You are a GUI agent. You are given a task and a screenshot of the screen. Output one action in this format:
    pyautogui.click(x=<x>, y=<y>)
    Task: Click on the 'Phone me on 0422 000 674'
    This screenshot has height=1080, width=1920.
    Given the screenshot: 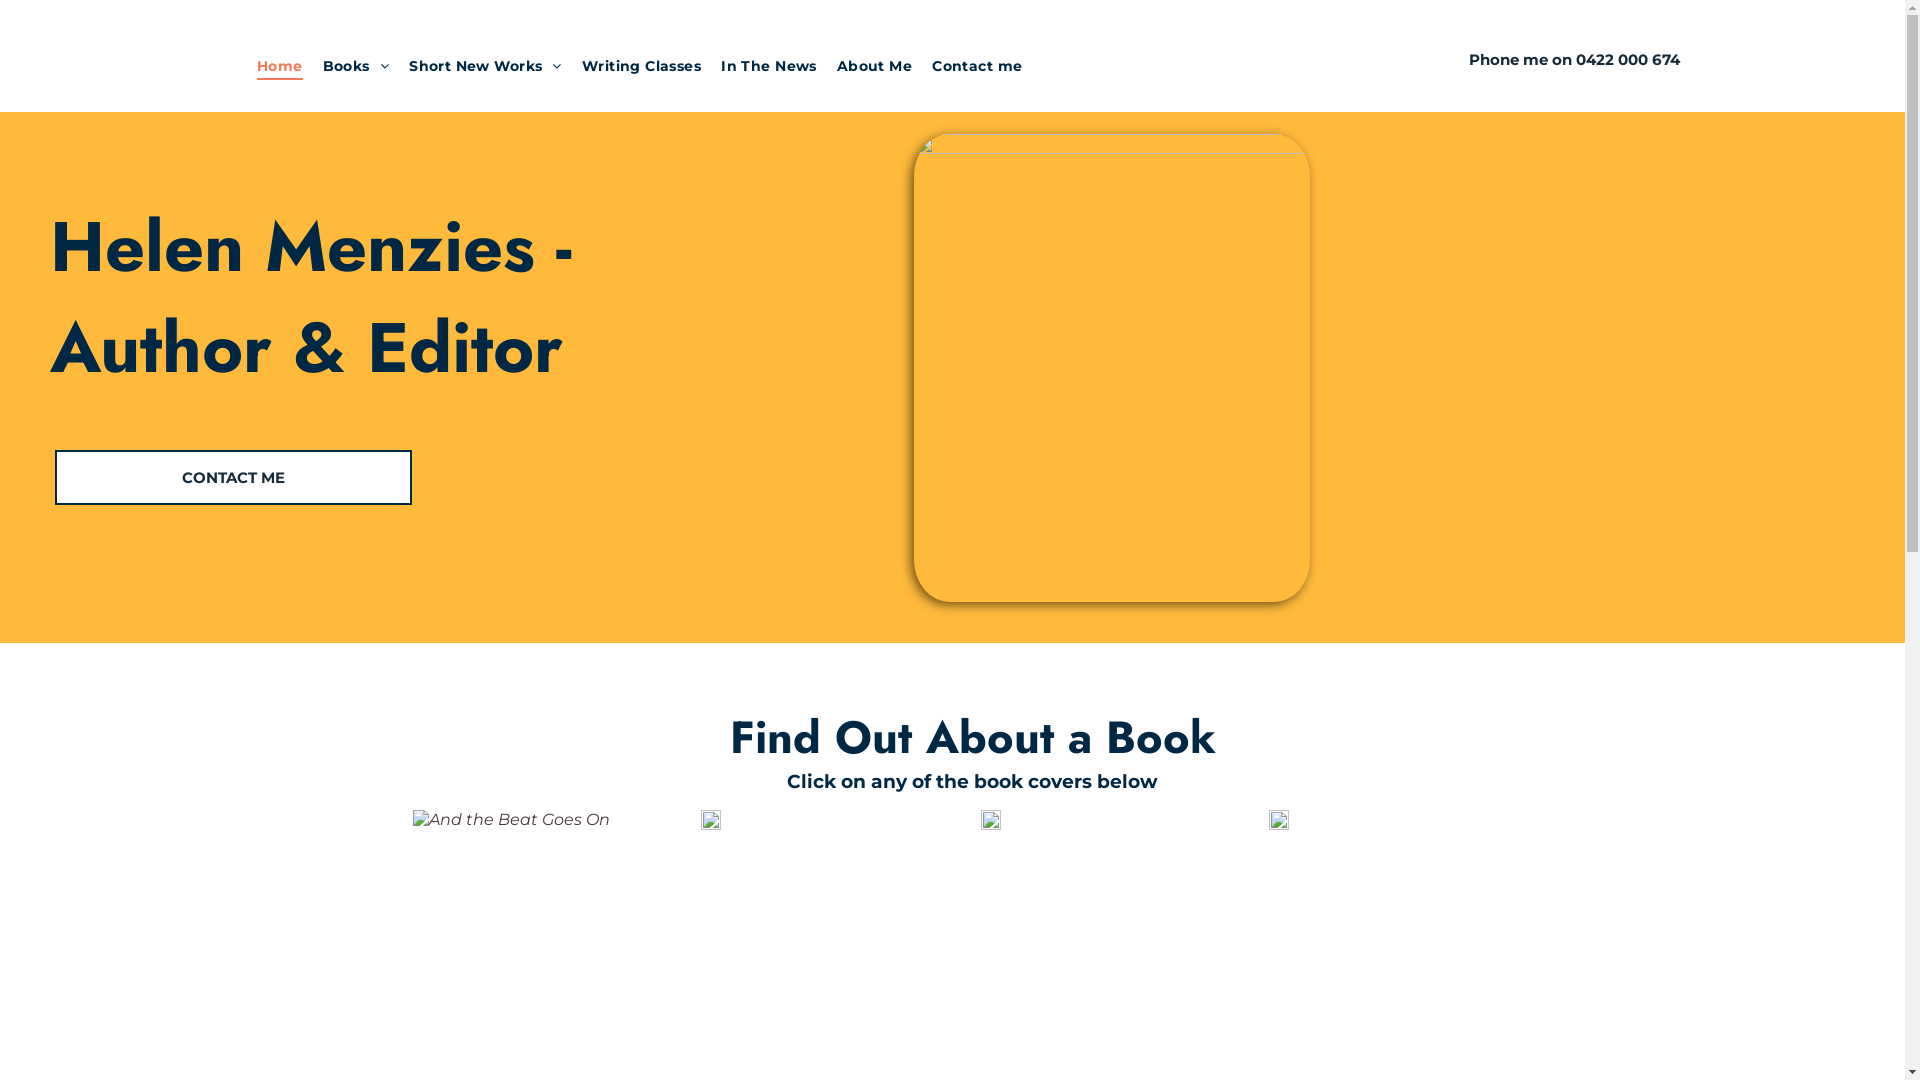 What is the action you would take?
    pyautogui.click(x=1573, y=58)
    